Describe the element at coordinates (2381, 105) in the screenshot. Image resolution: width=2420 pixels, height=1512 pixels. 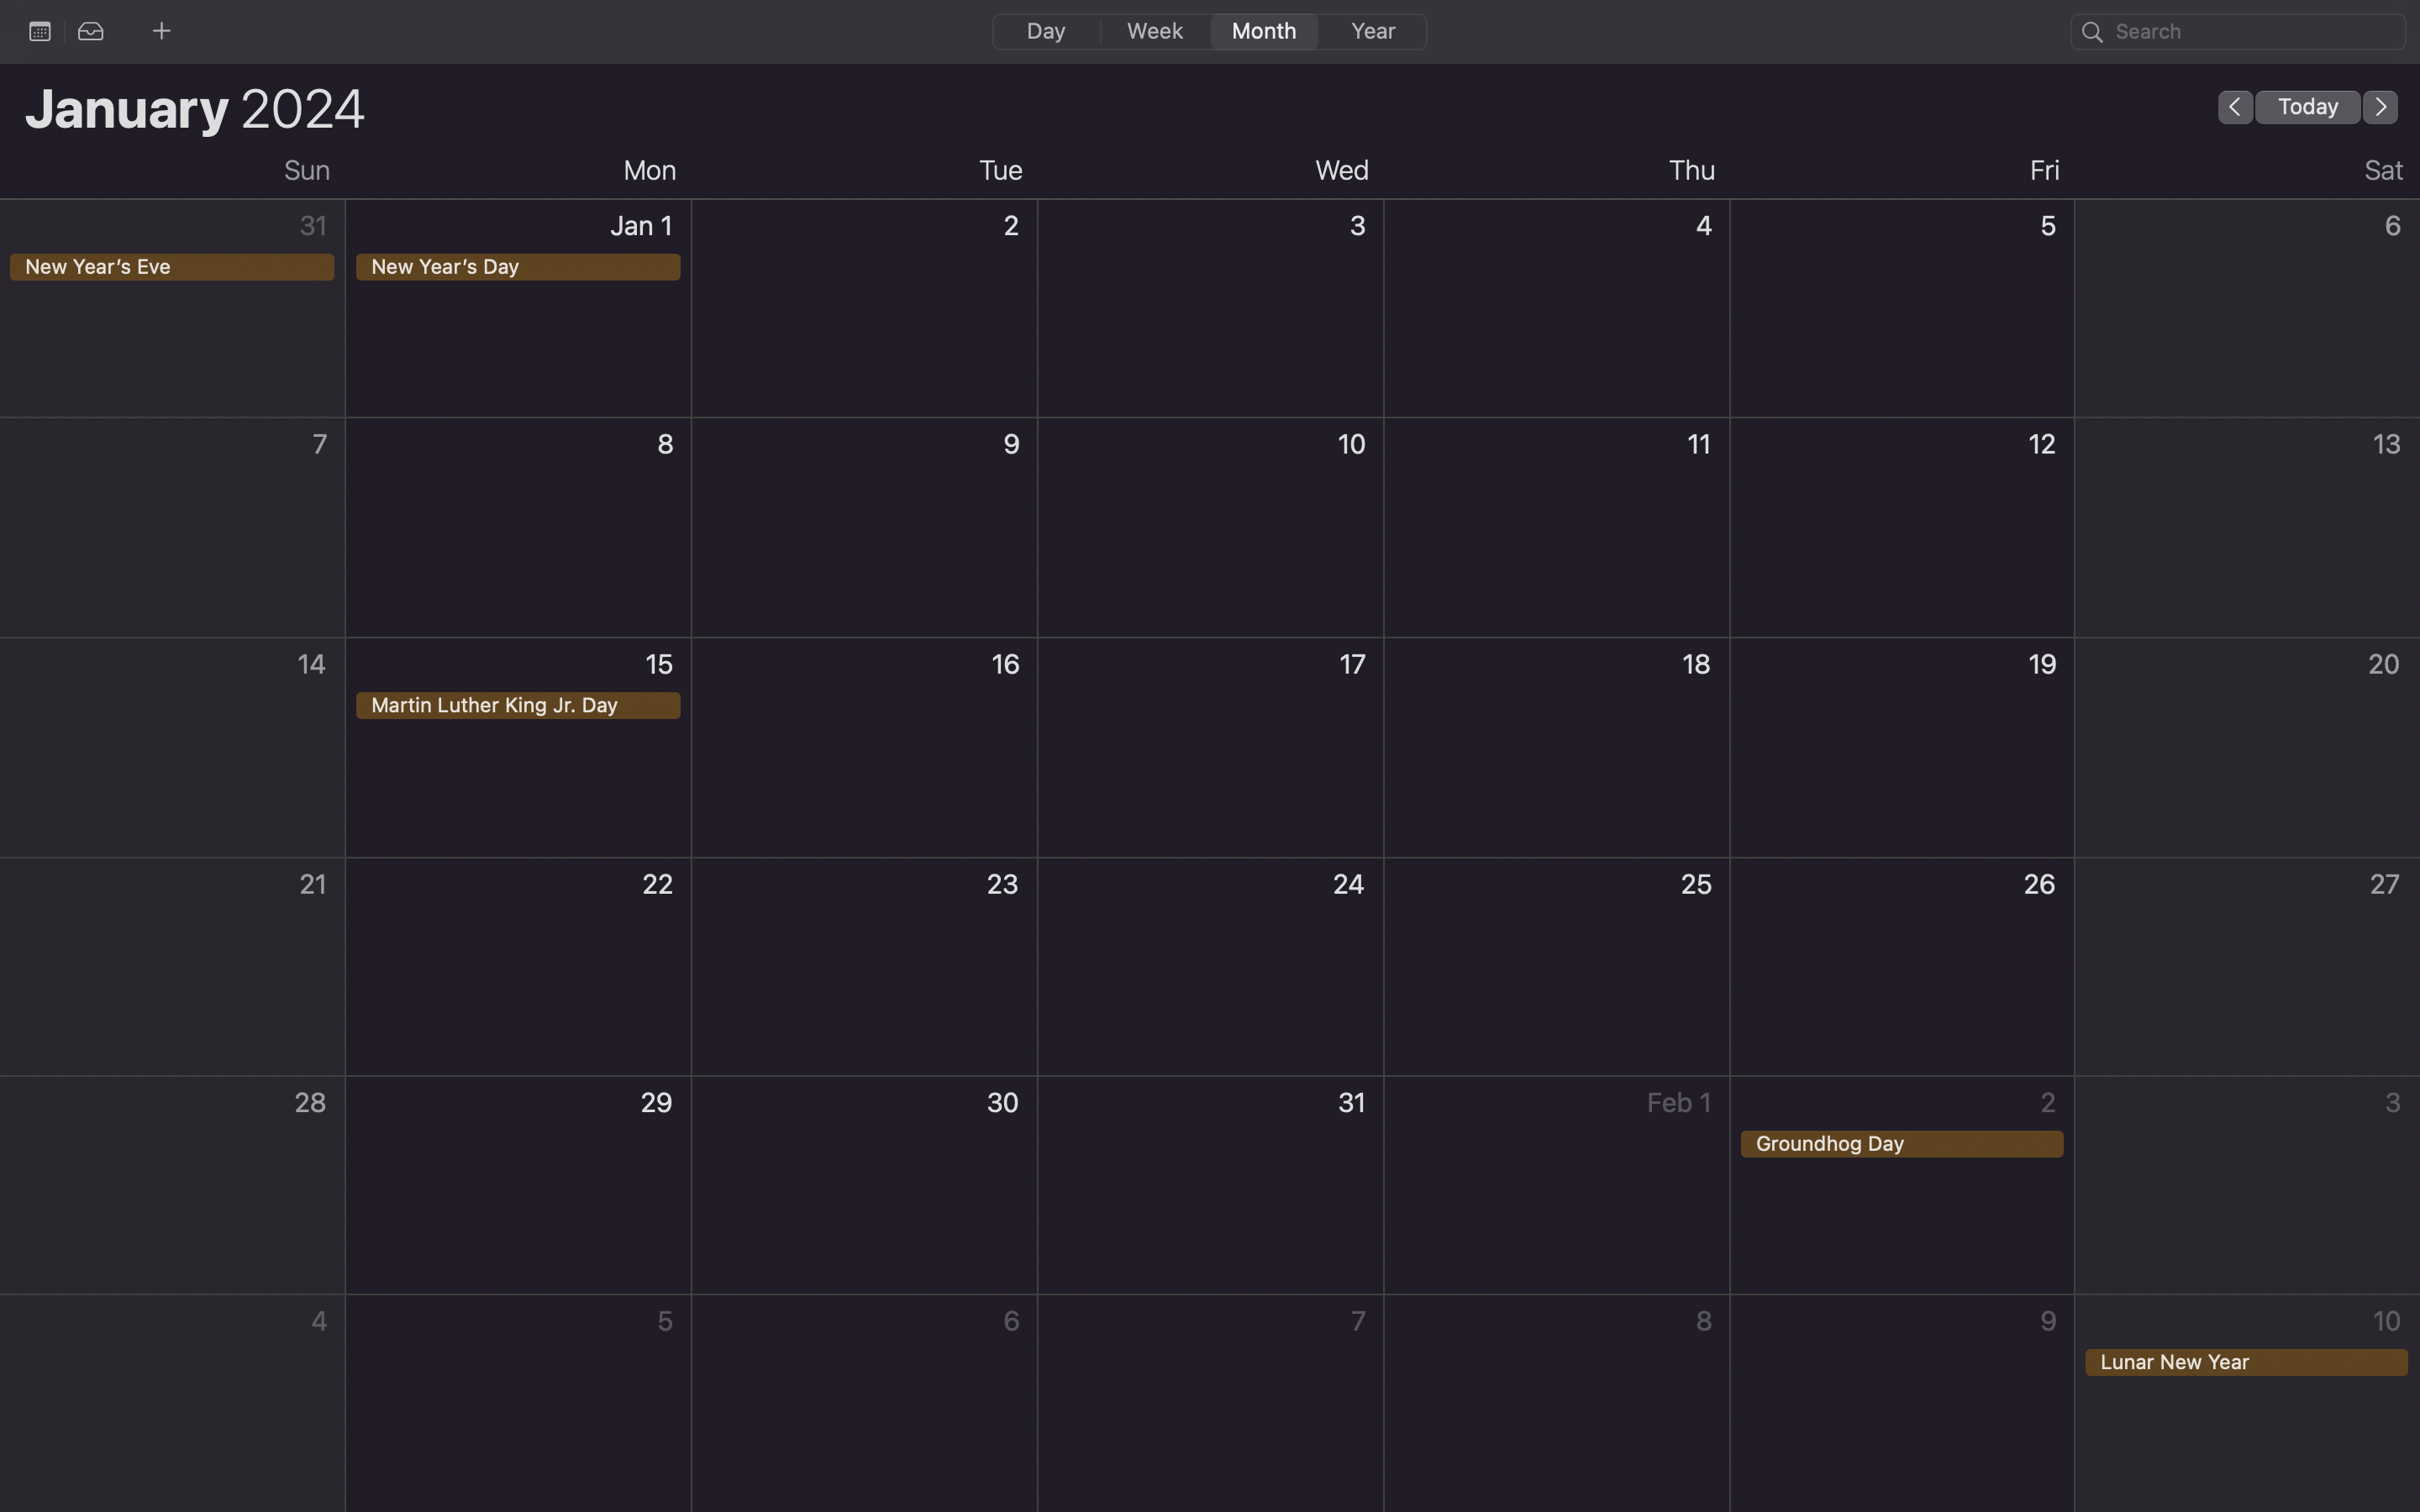
I see `Go to the next month of the calendar` at that location.